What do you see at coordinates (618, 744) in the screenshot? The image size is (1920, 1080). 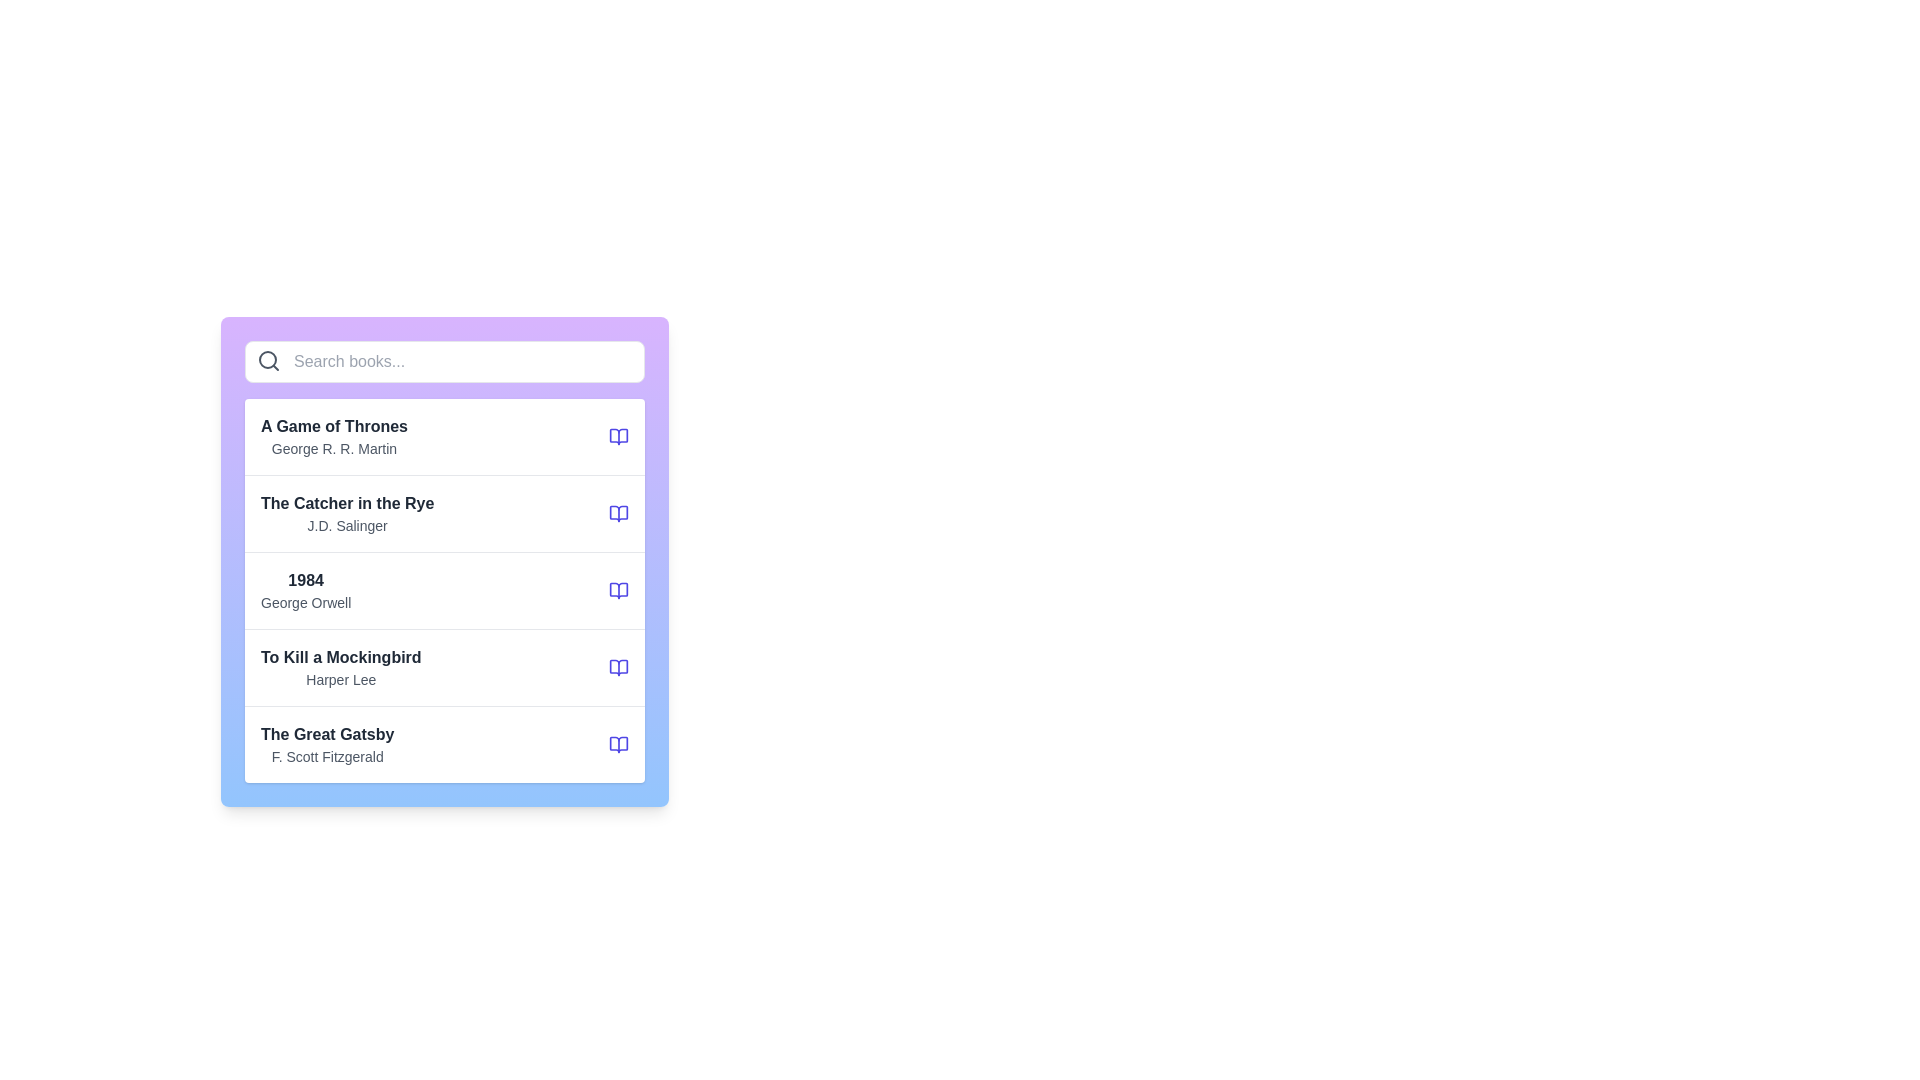 I see `the book entry icon located on the right side of the list item displaying 'The Great Gatsby F. Scott Fitzgerald'` at bounding box center [618, 744].